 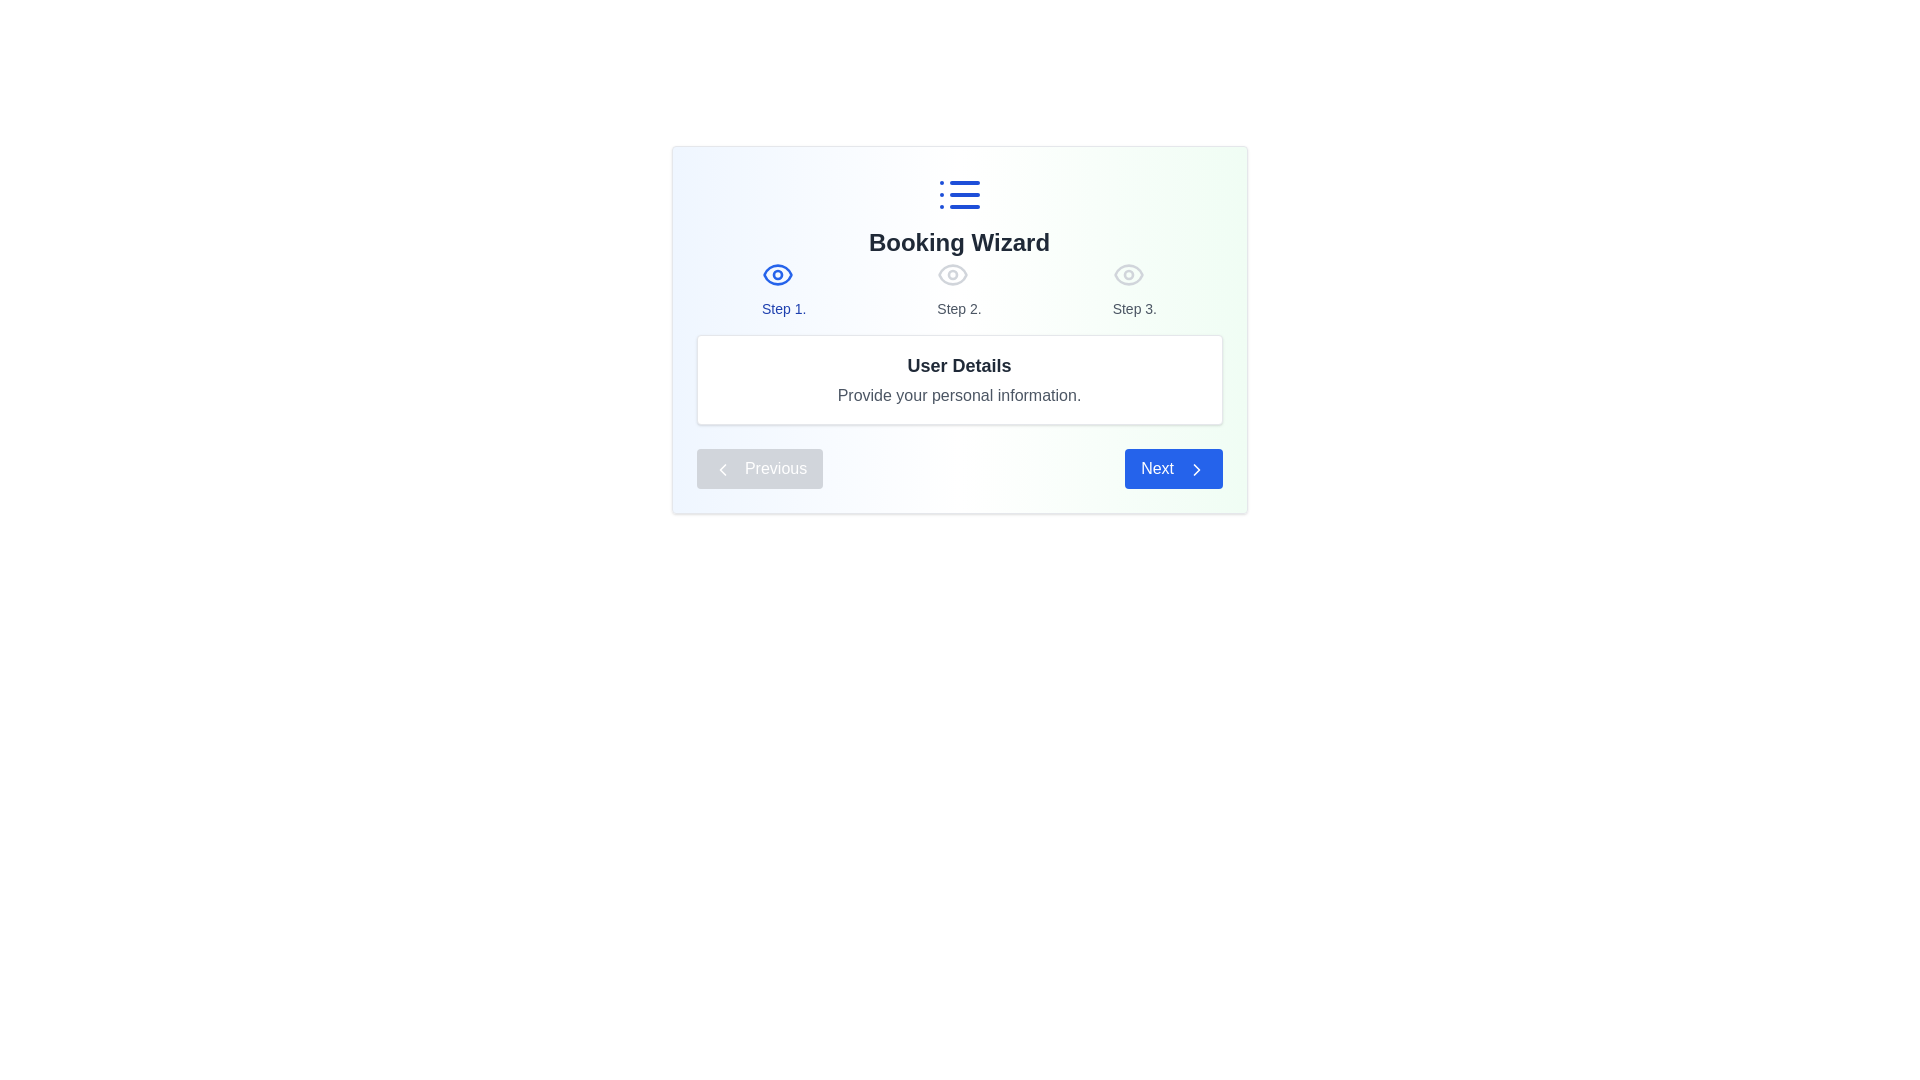 I want to click on the 'Next' button located at the bottom-right corner of the central interface card, so click(x=1196, y=469).